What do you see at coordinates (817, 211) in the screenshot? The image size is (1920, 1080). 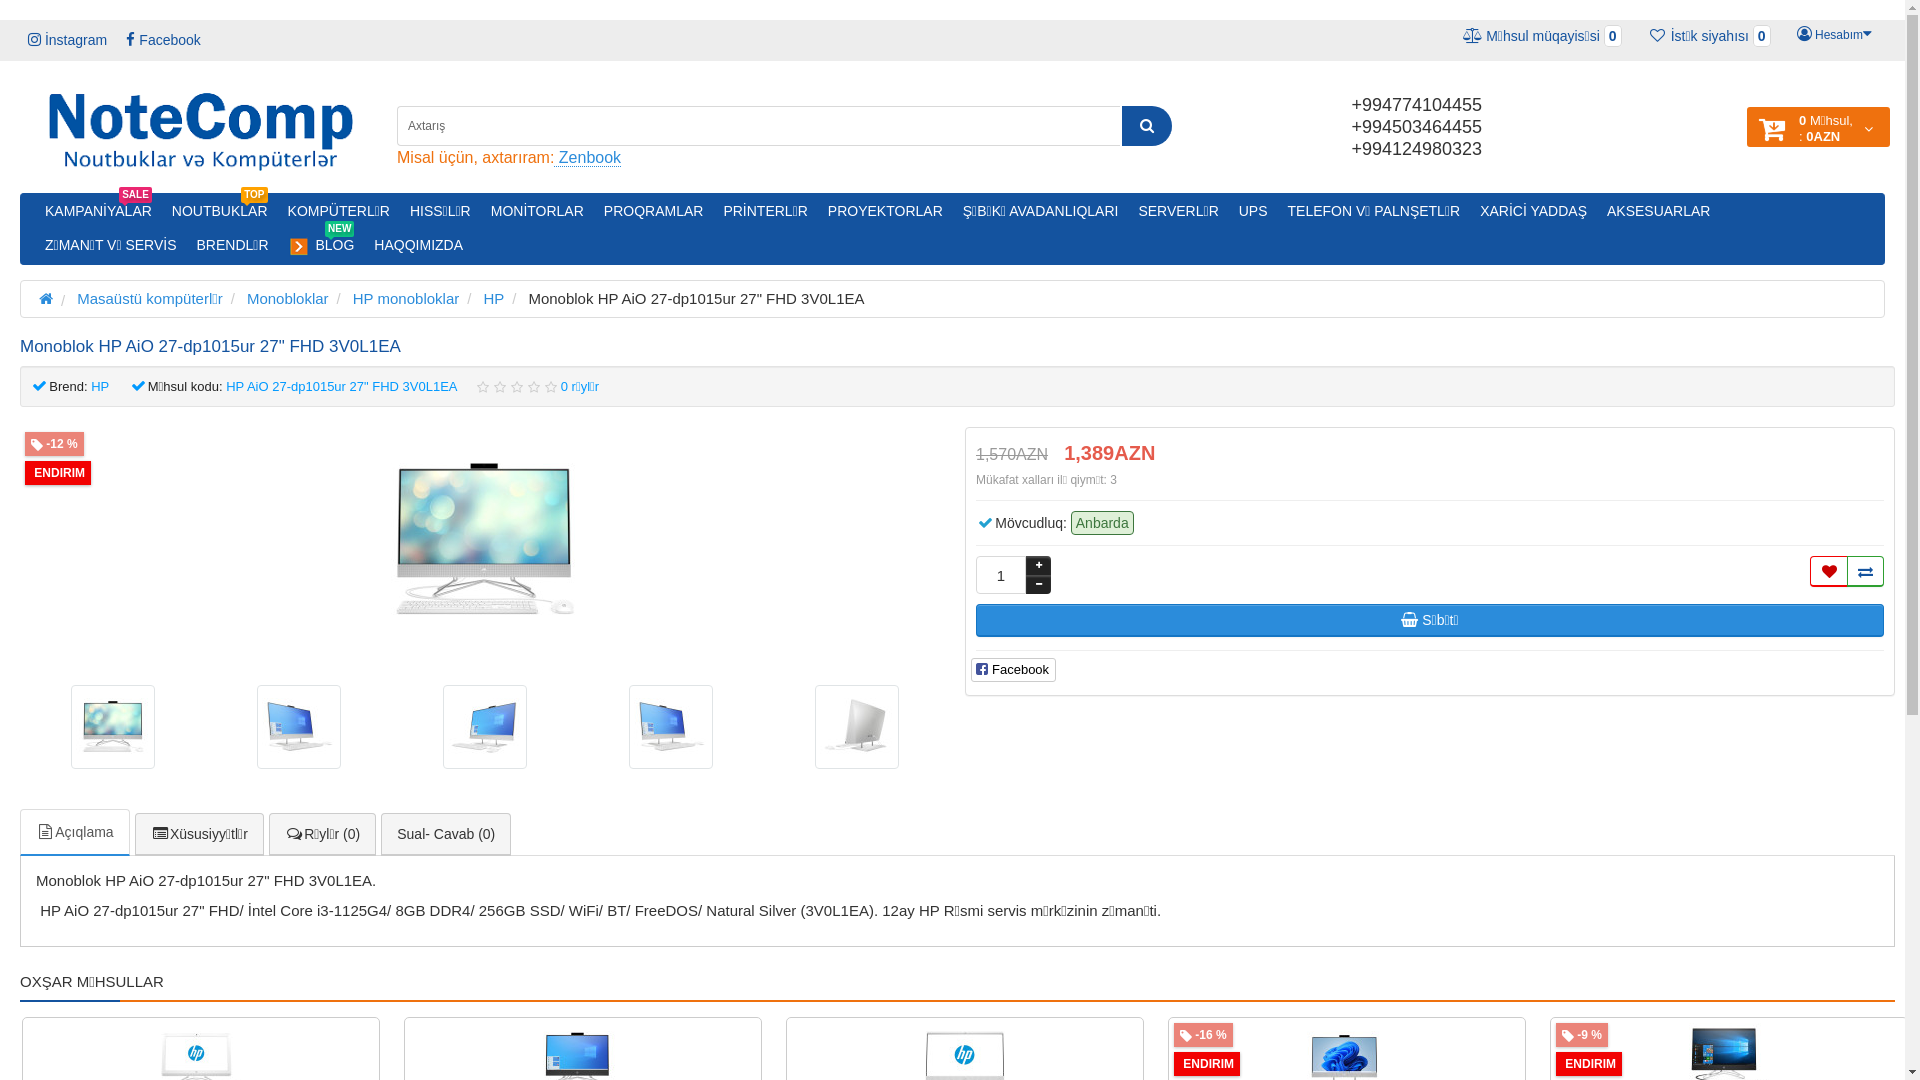 I see `'PROYEKTORLAR'` at bounding box center [817, 211].